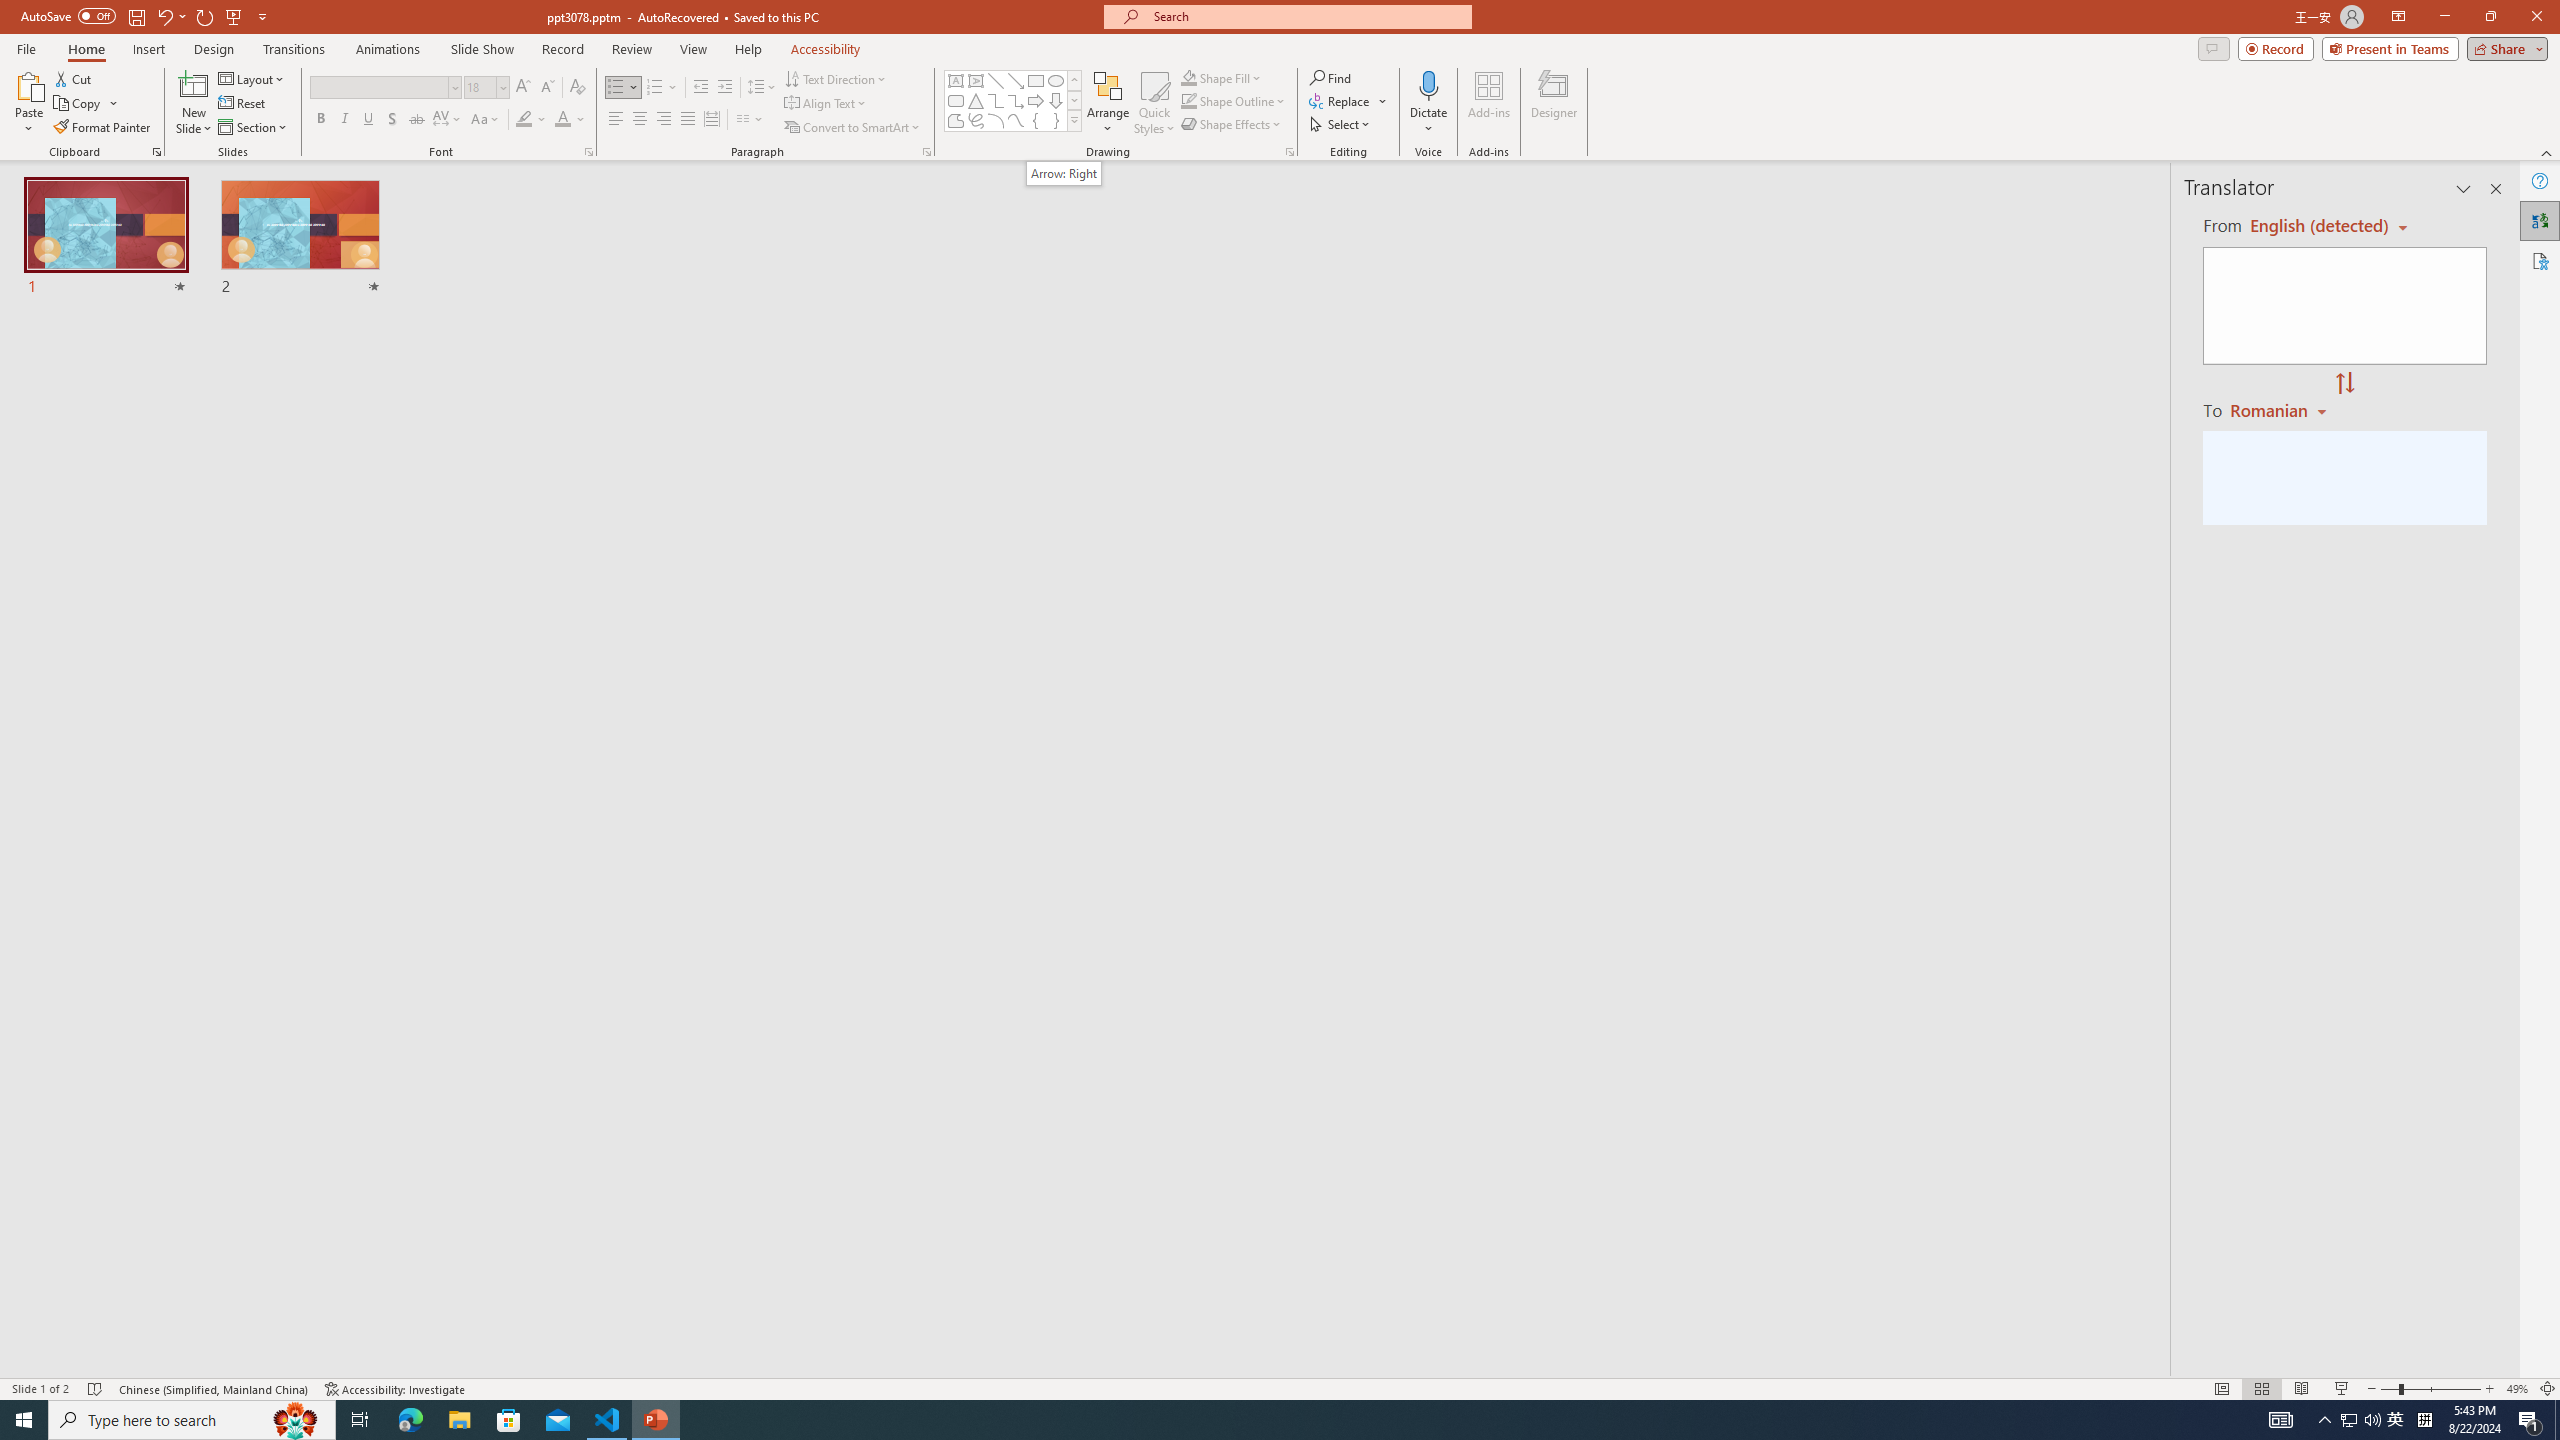 The image size is (2560, 1440). Describe the element at coordinates (2516, 1389) in the screenshot. I see `'Zoom 49%'` at that location.